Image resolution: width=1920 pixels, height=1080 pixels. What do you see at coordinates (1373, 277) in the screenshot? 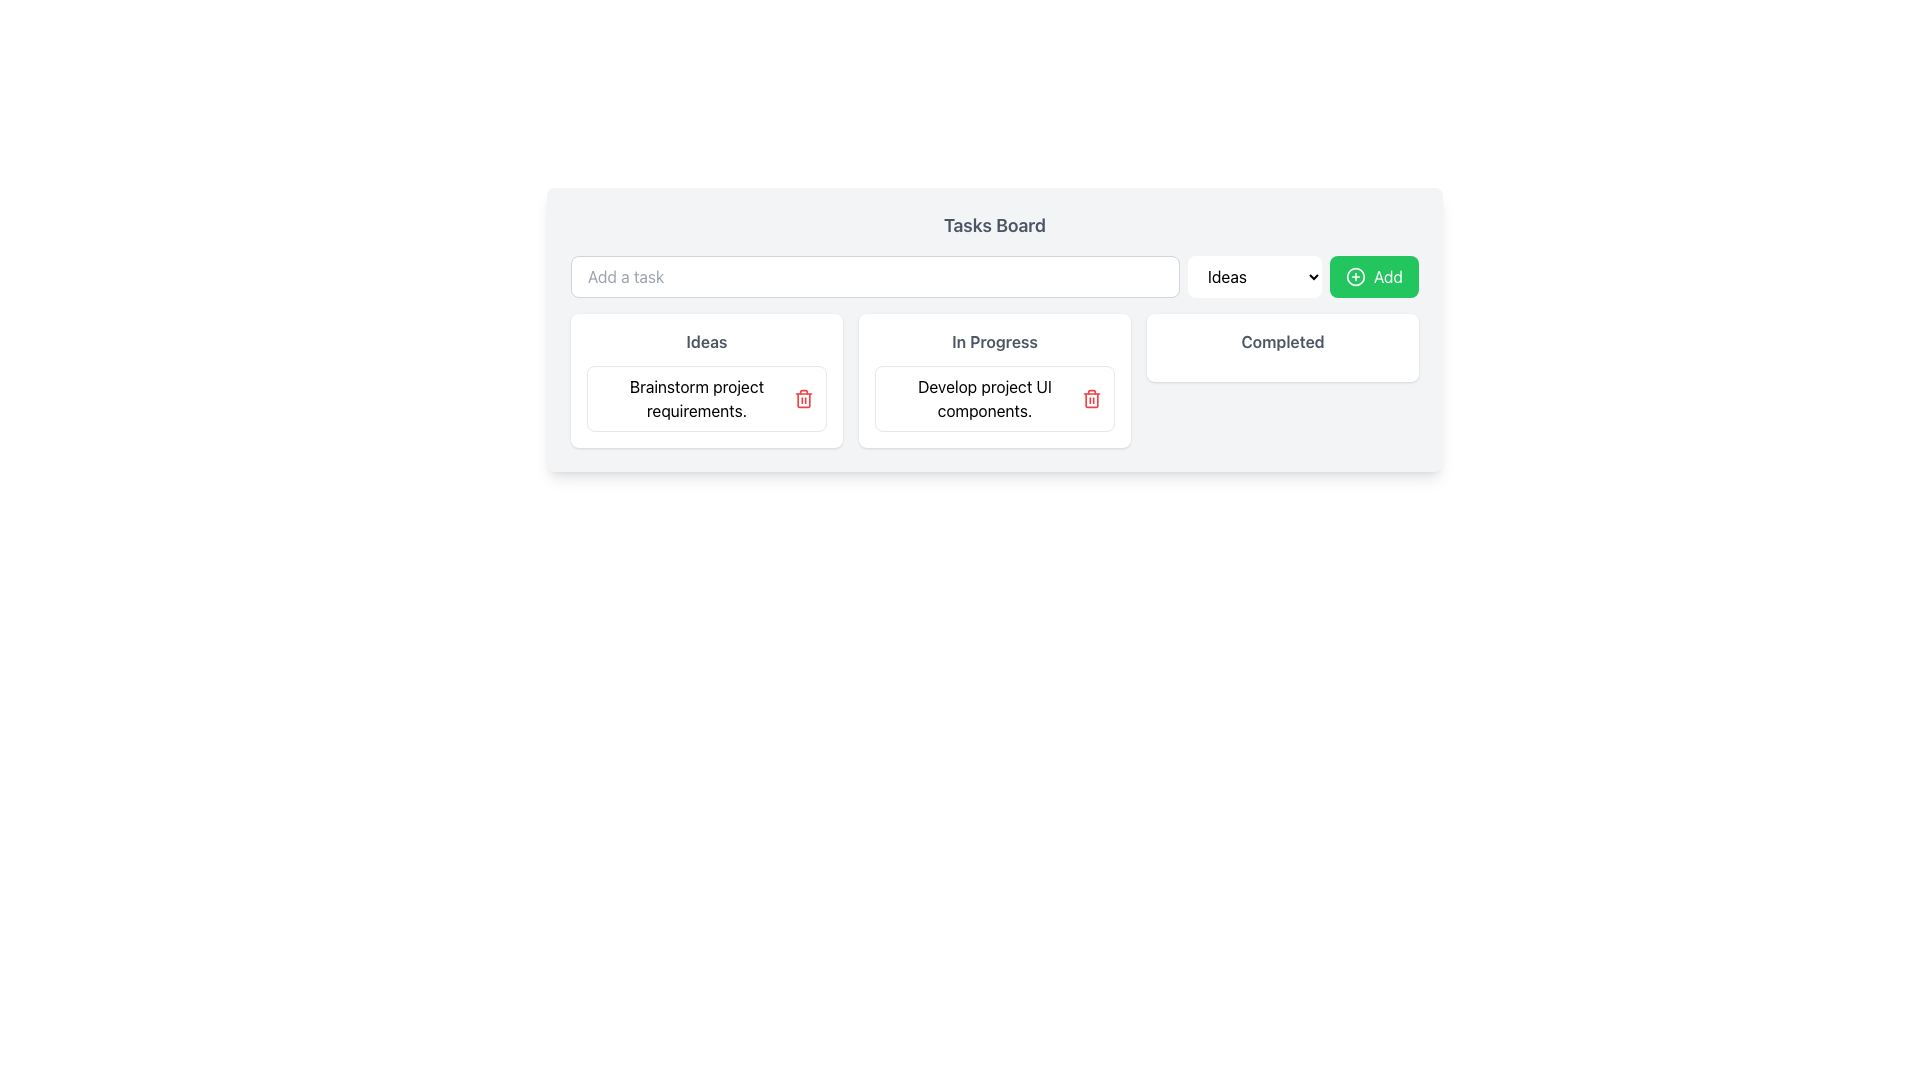
I see `the green button labeled 'Add' with a plus sign icon` at bounding box center [1373, 277].